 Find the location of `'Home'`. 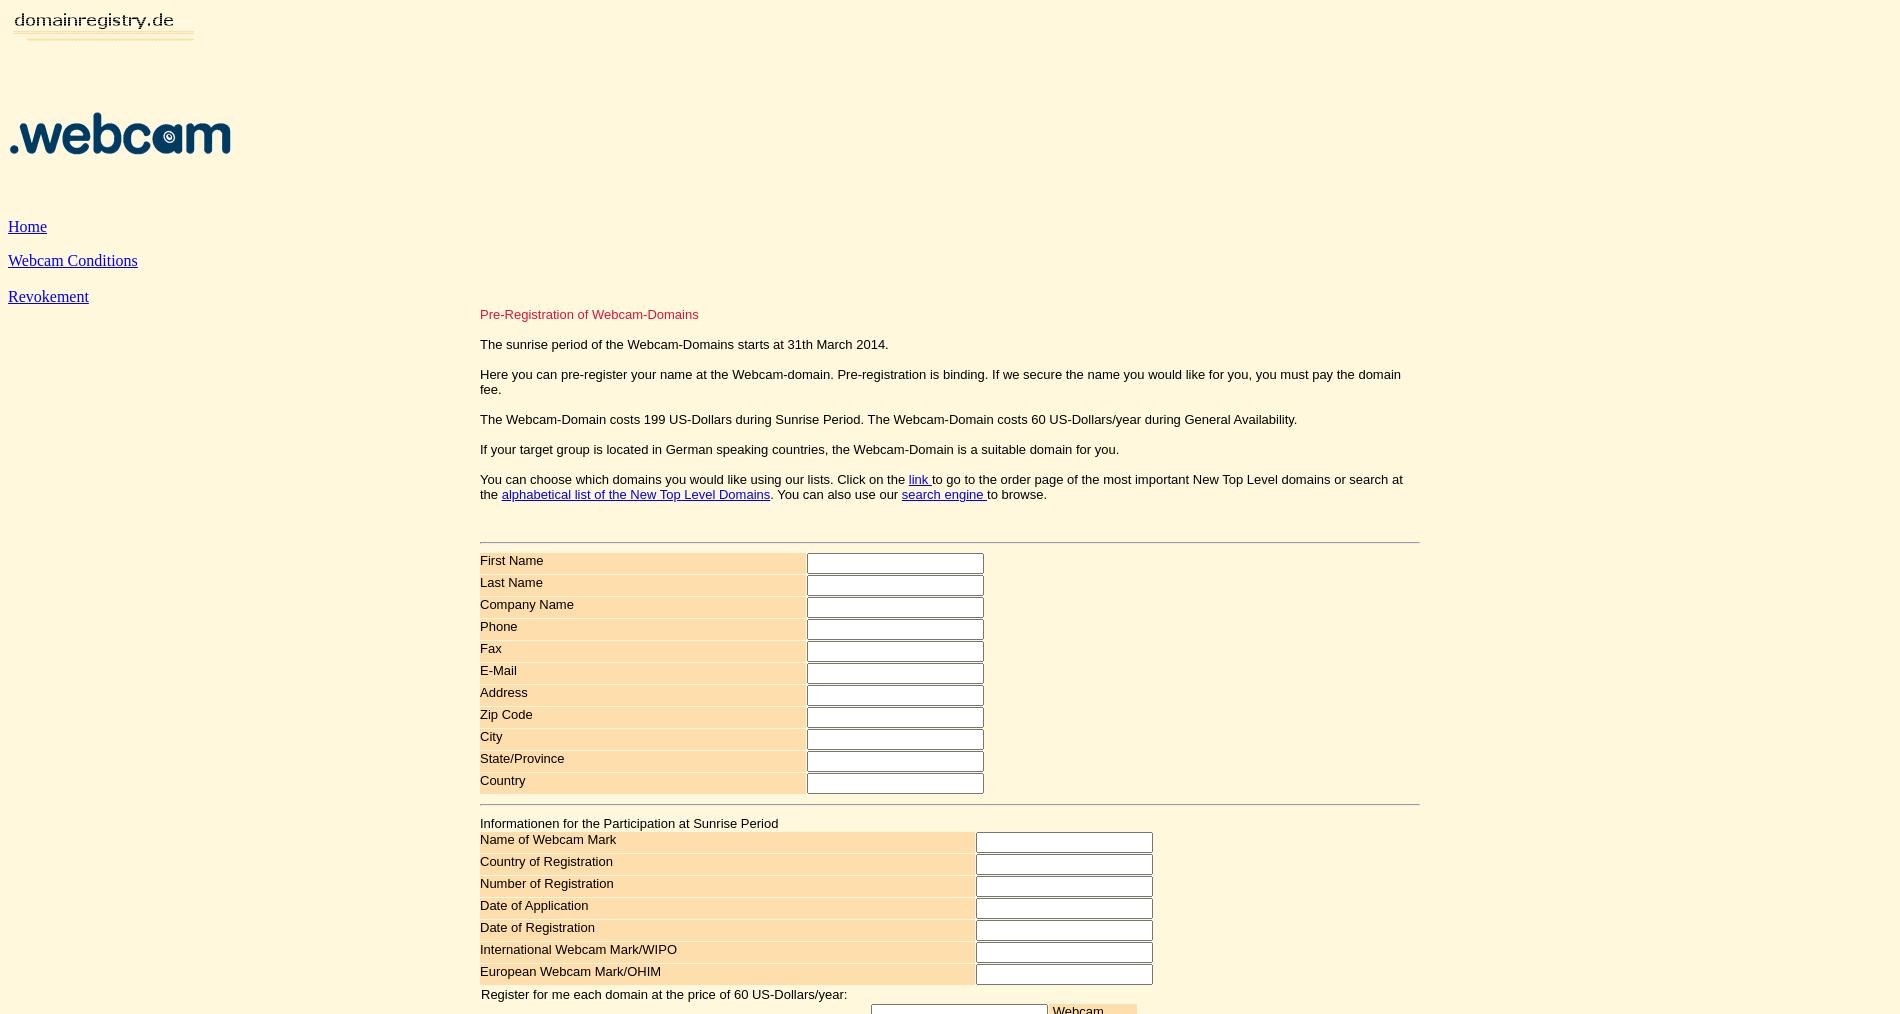

'Home' is located at coordinates (27, 225).